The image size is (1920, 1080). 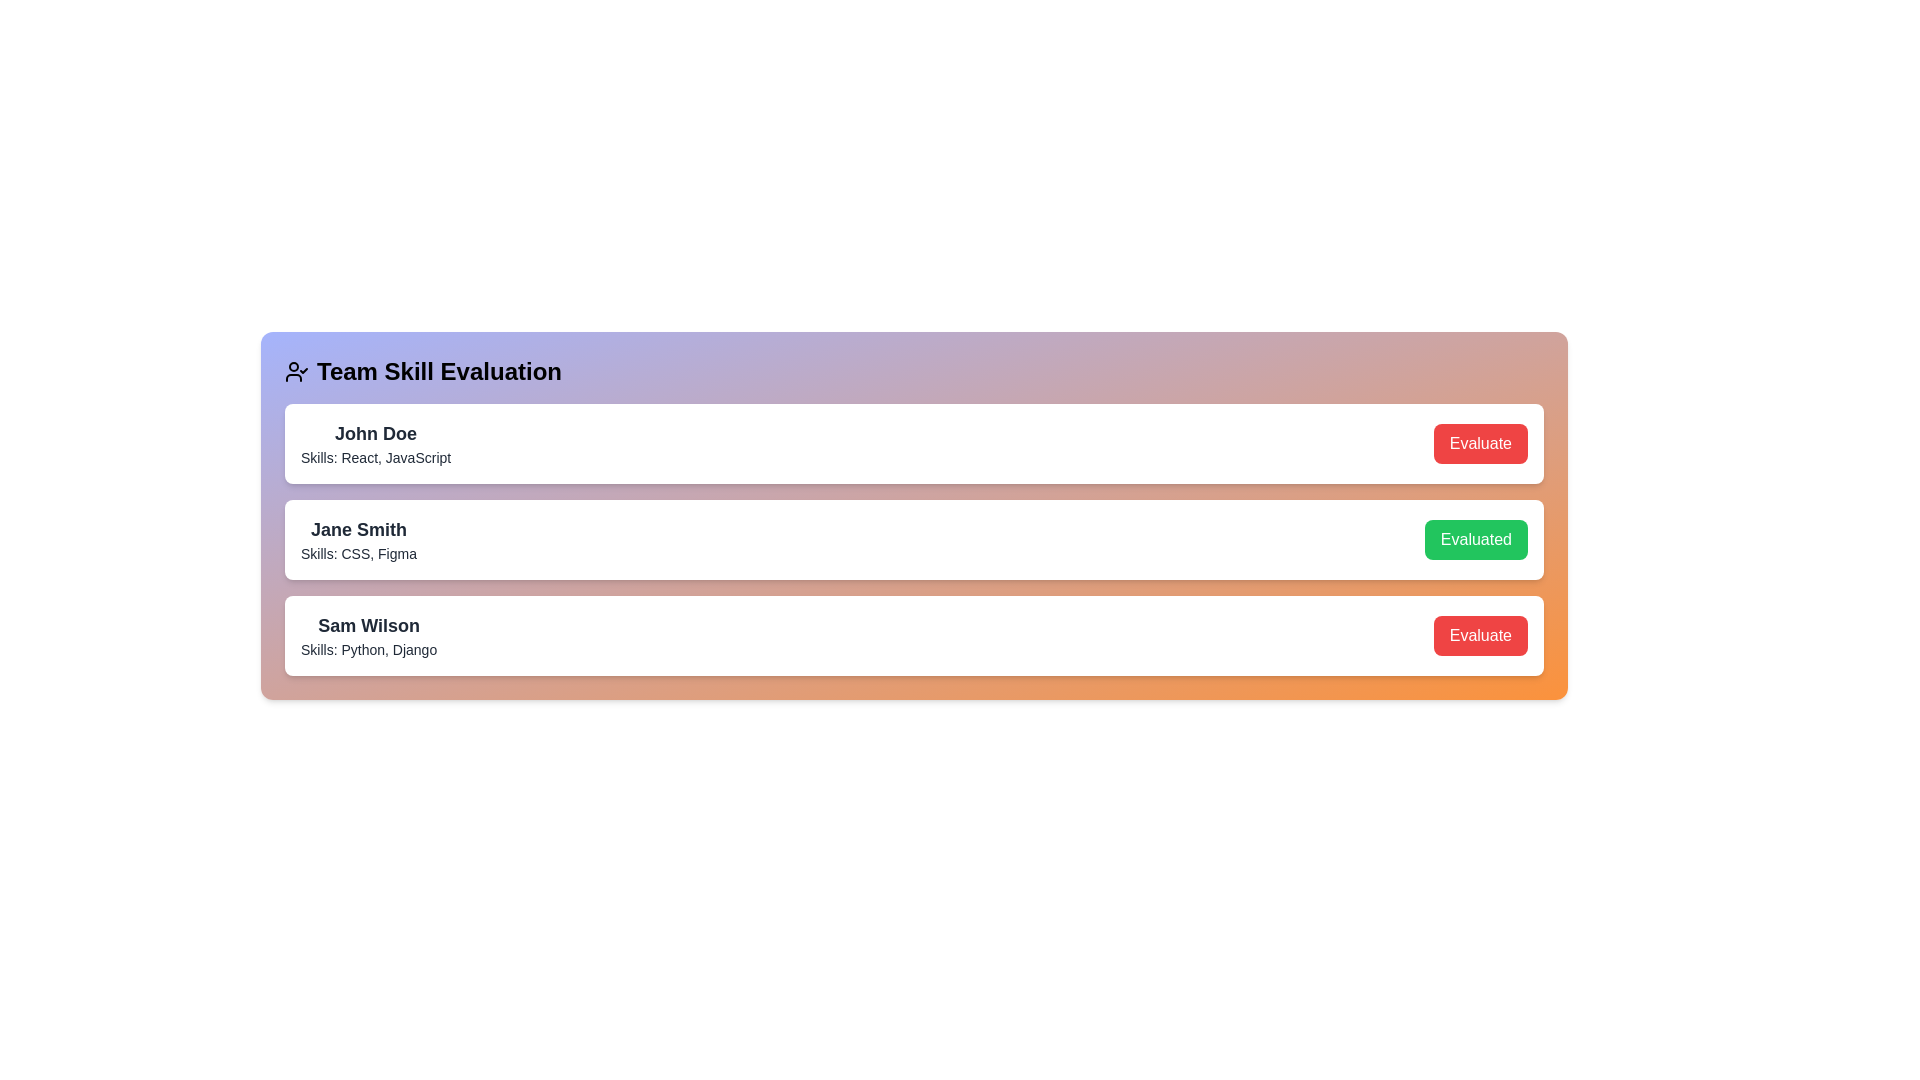 I want to click on the text label displaying the skills attributed to 'Jane Smith', so click(x=359, y=554).